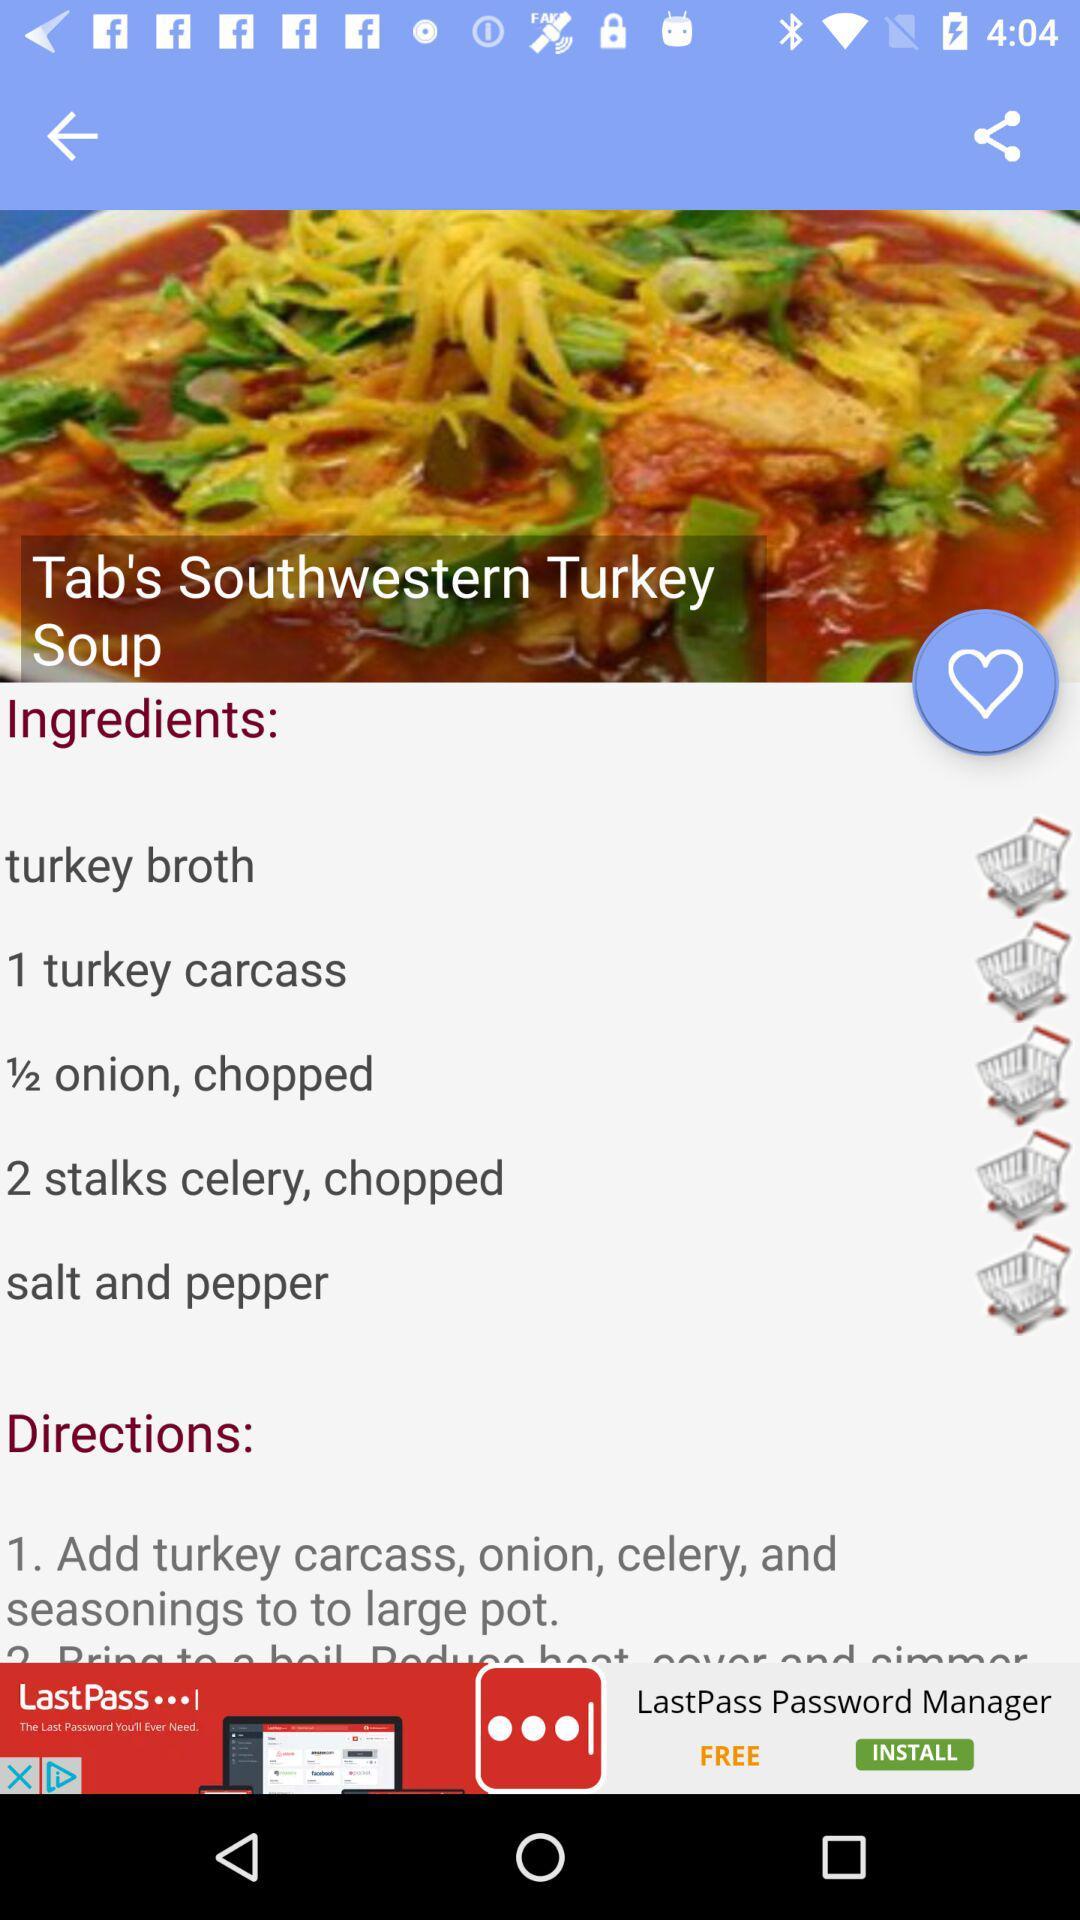 Image resolution: width=1080 pixels, height=1920 pixels. Describe the element at coordinates (984, 682) in the screenshot. I see `to favorites` at that location.